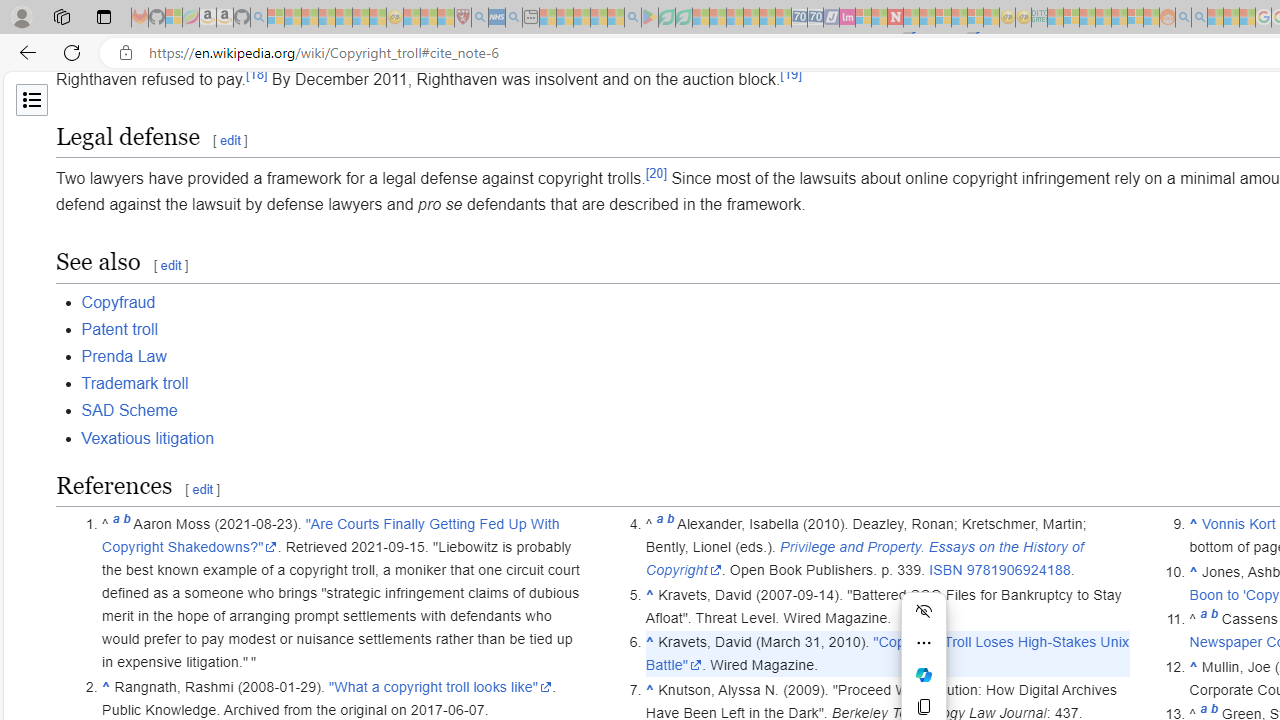 The height and width of the screenshot is (720, 1280). What do you see at coordinates (308, 17) in the screenshot?
I see `'The Weather Channel - MSN - Sleeping'` at bounding box center [308, 17].